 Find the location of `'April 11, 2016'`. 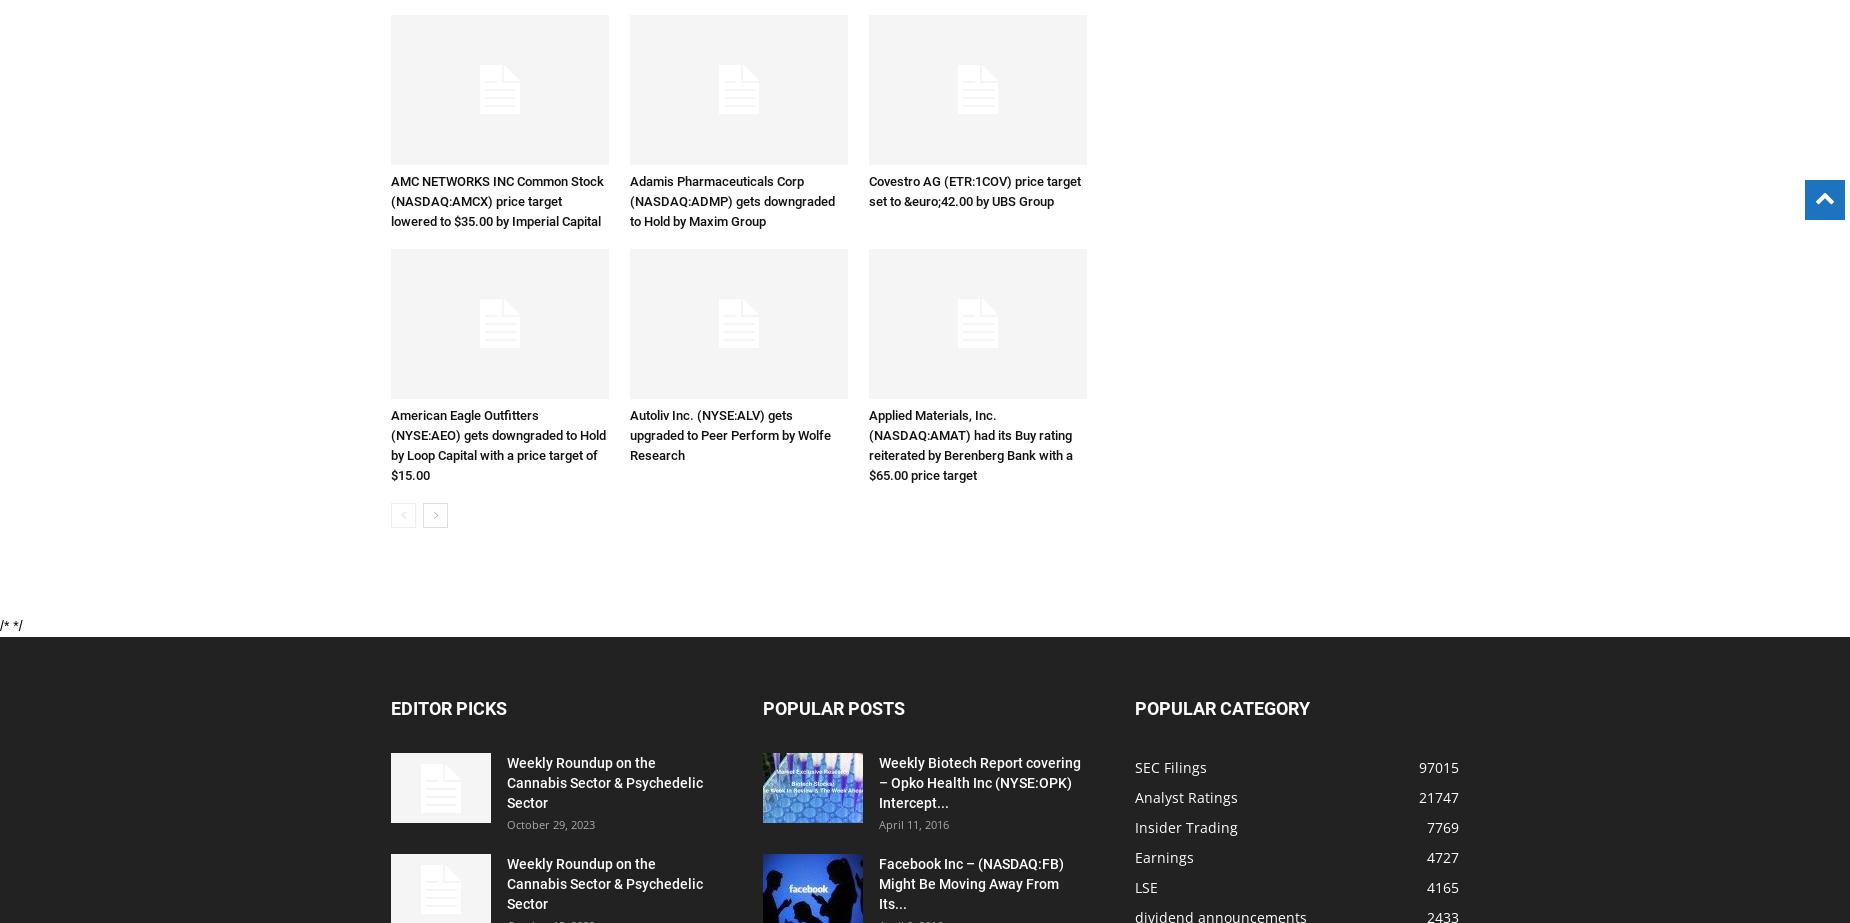

'April 11, 2016' is located at coordinates (878, 823).